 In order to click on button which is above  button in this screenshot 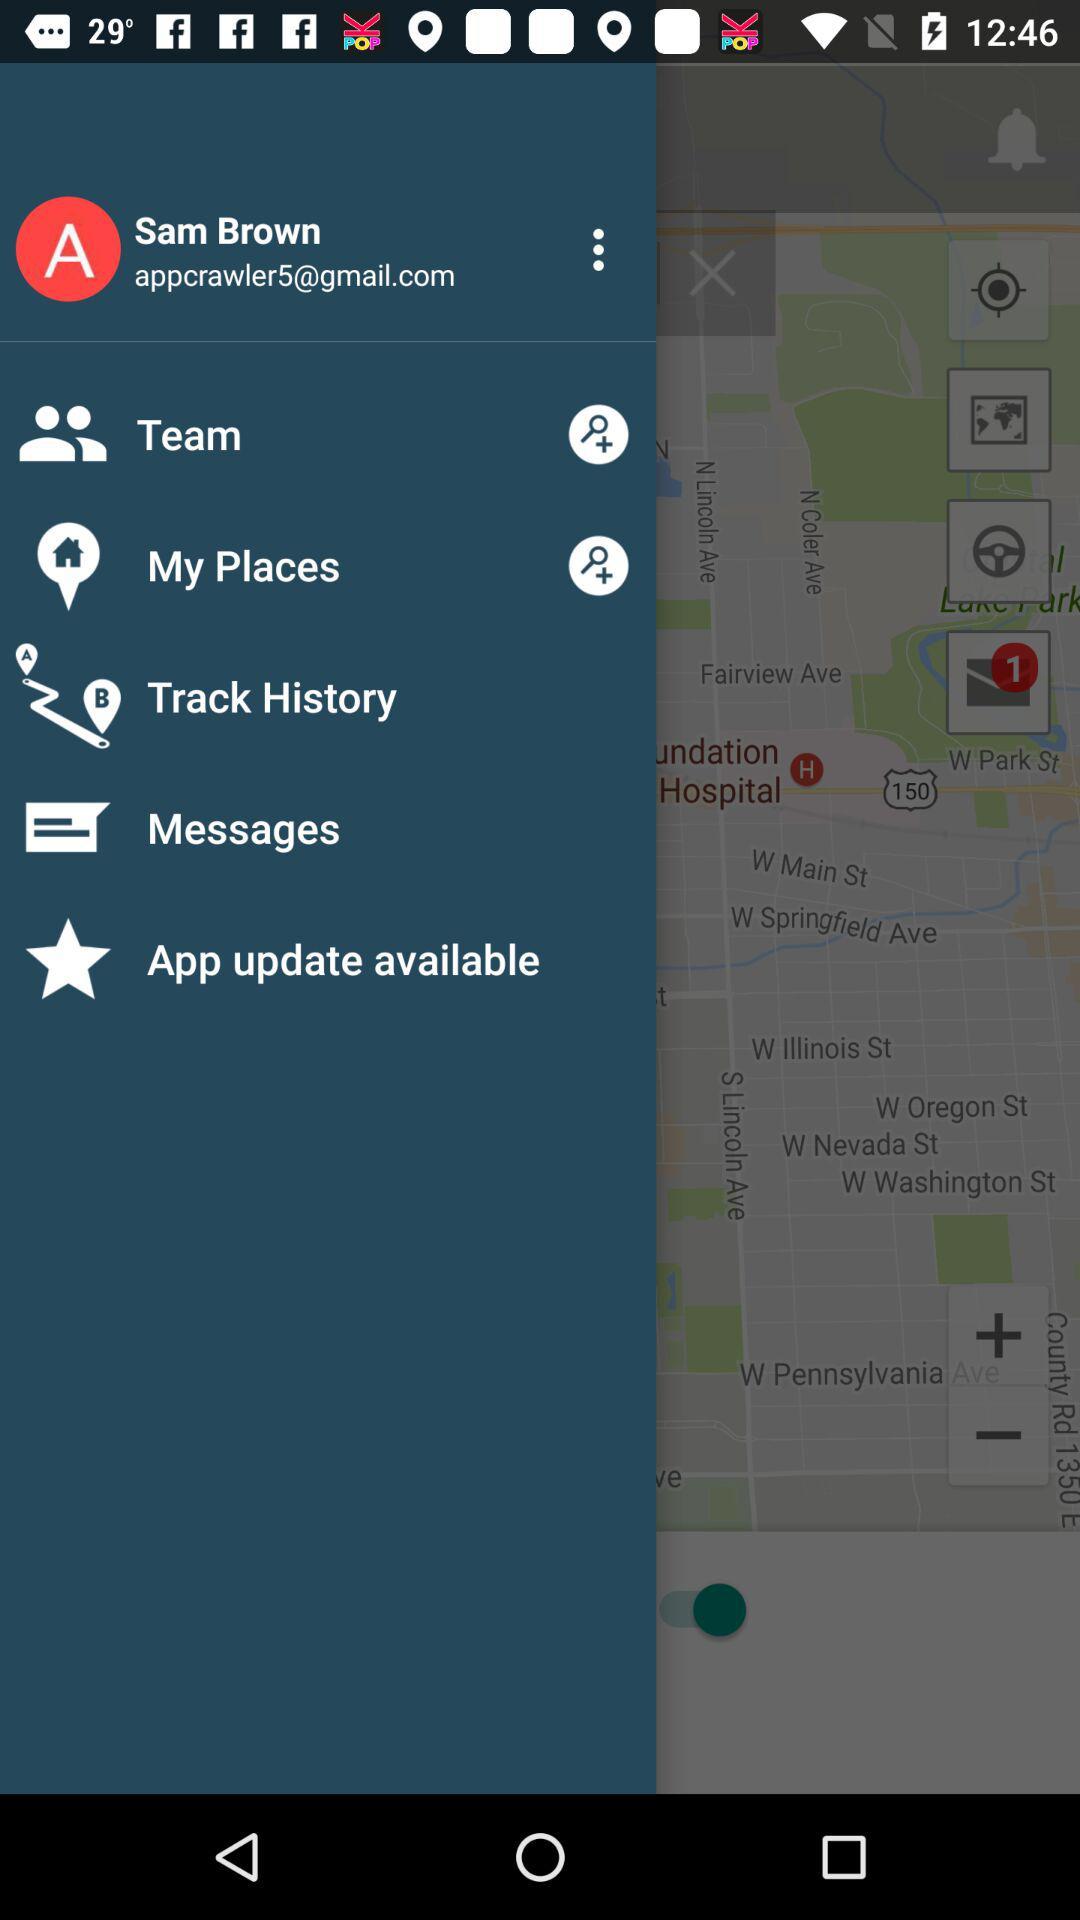, I will do `click(999, 1333)`.